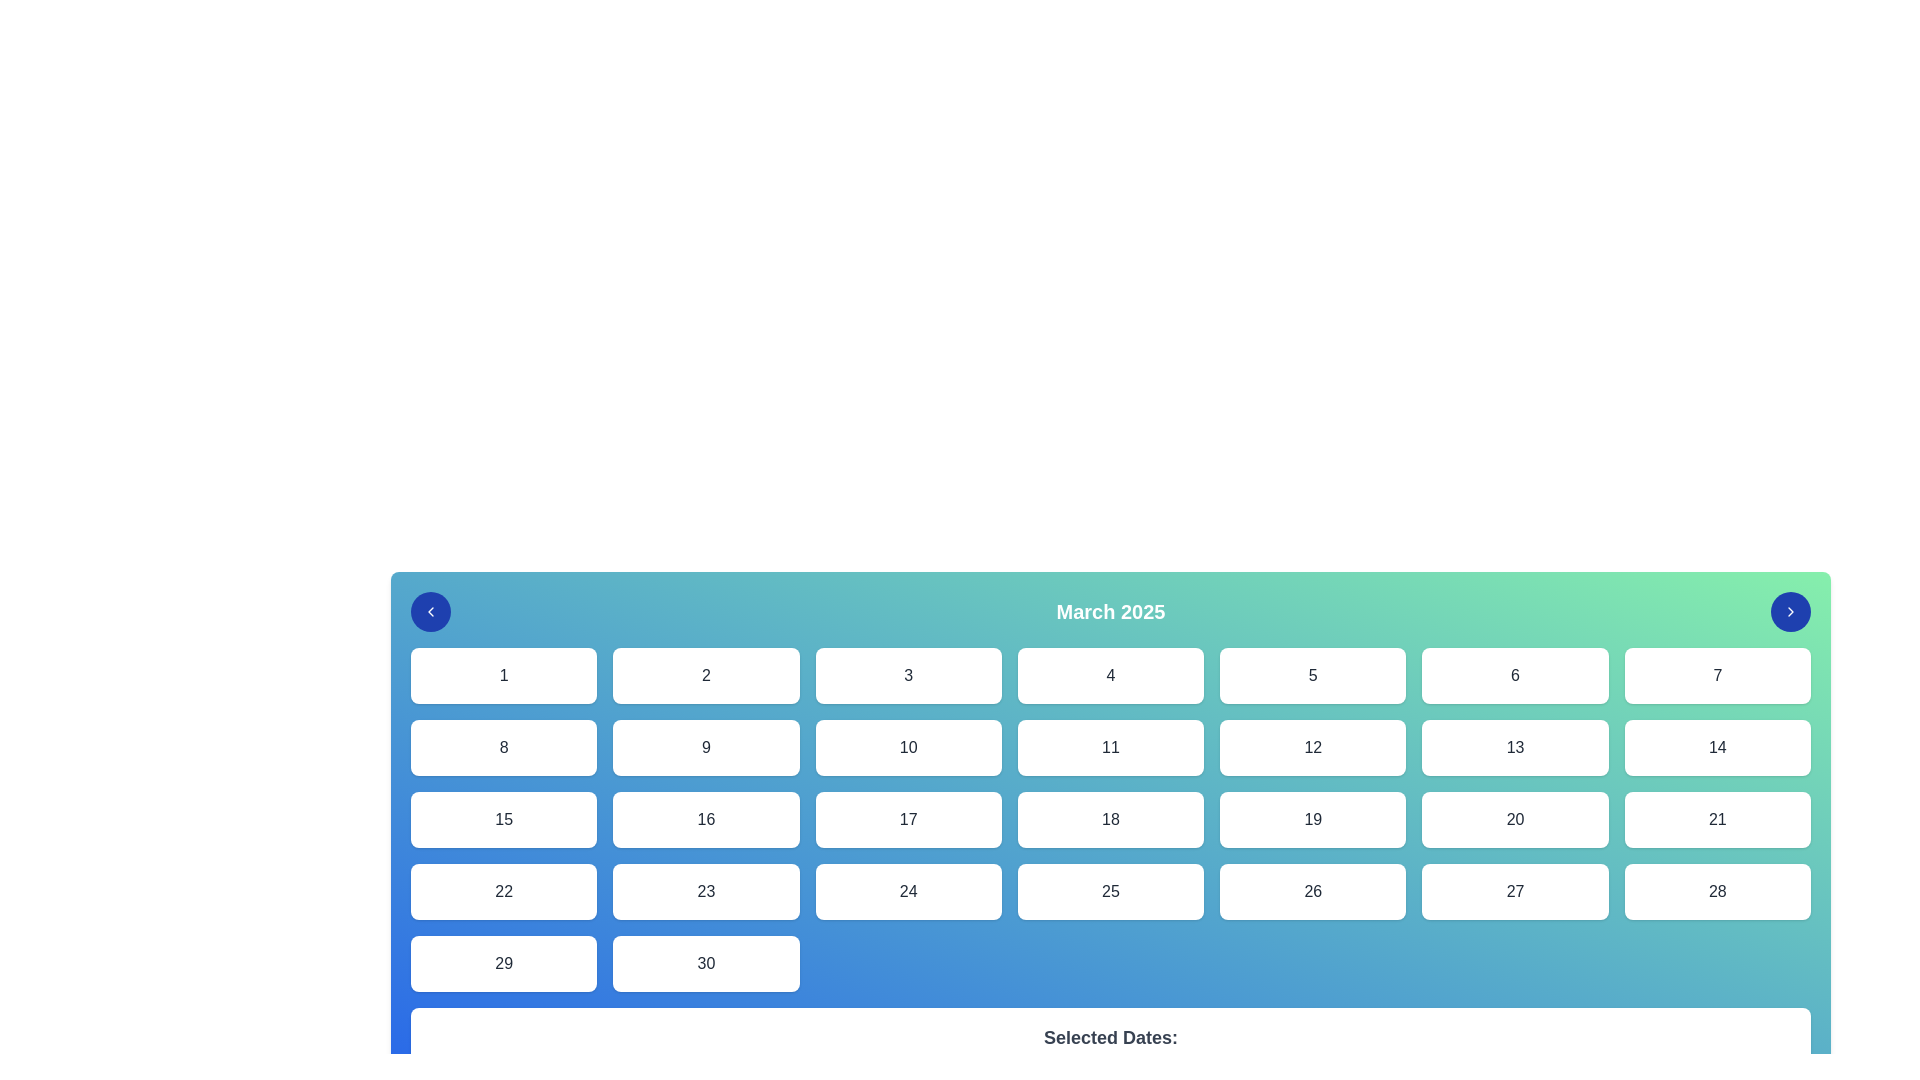 Image resolution: width=1920 pixels, height=1080 pixels. What do you see at coordinates (1790, 611) in the screenshot?
I see `the small, right-facing chevron icon within the circular button located at the top-right corner of the calendar interface` at bounding box center [1790, 611].